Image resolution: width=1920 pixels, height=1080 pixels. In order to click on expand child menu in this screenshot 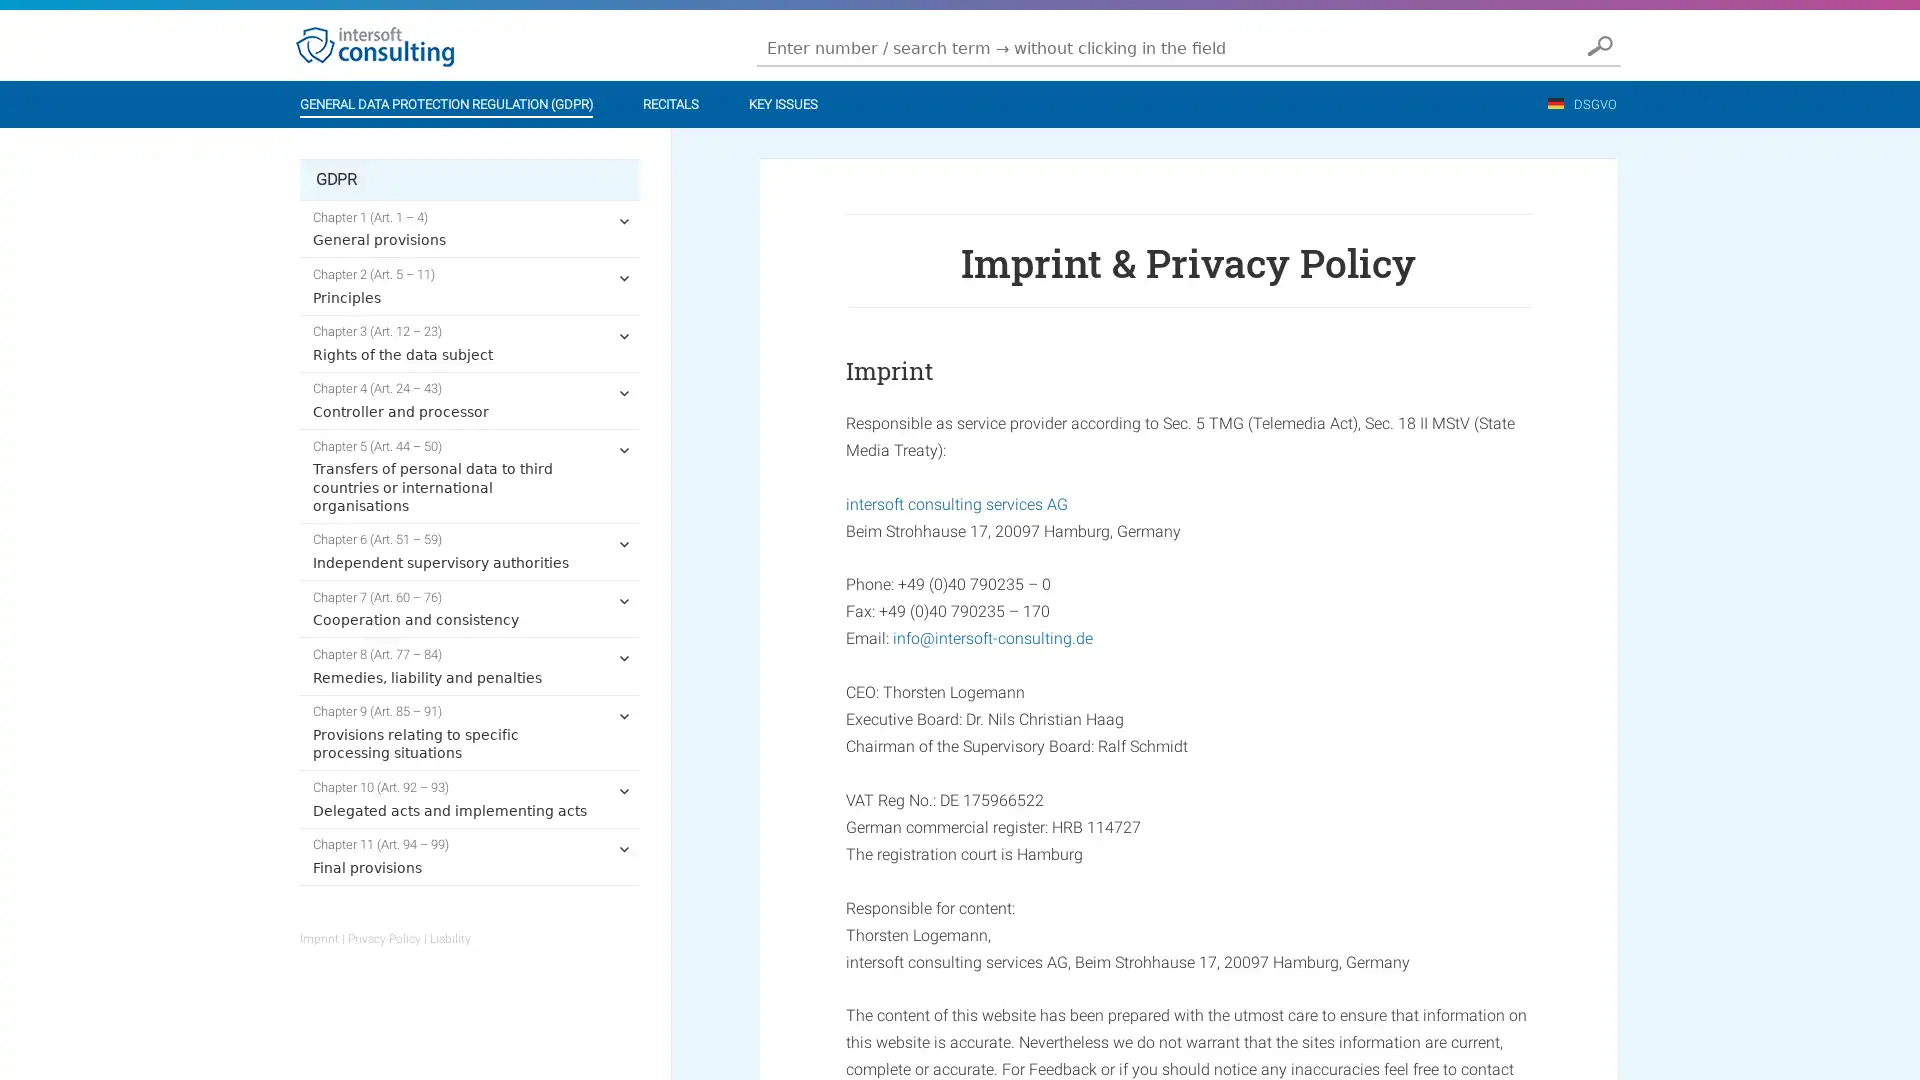, I will do `click(623, 277)`.